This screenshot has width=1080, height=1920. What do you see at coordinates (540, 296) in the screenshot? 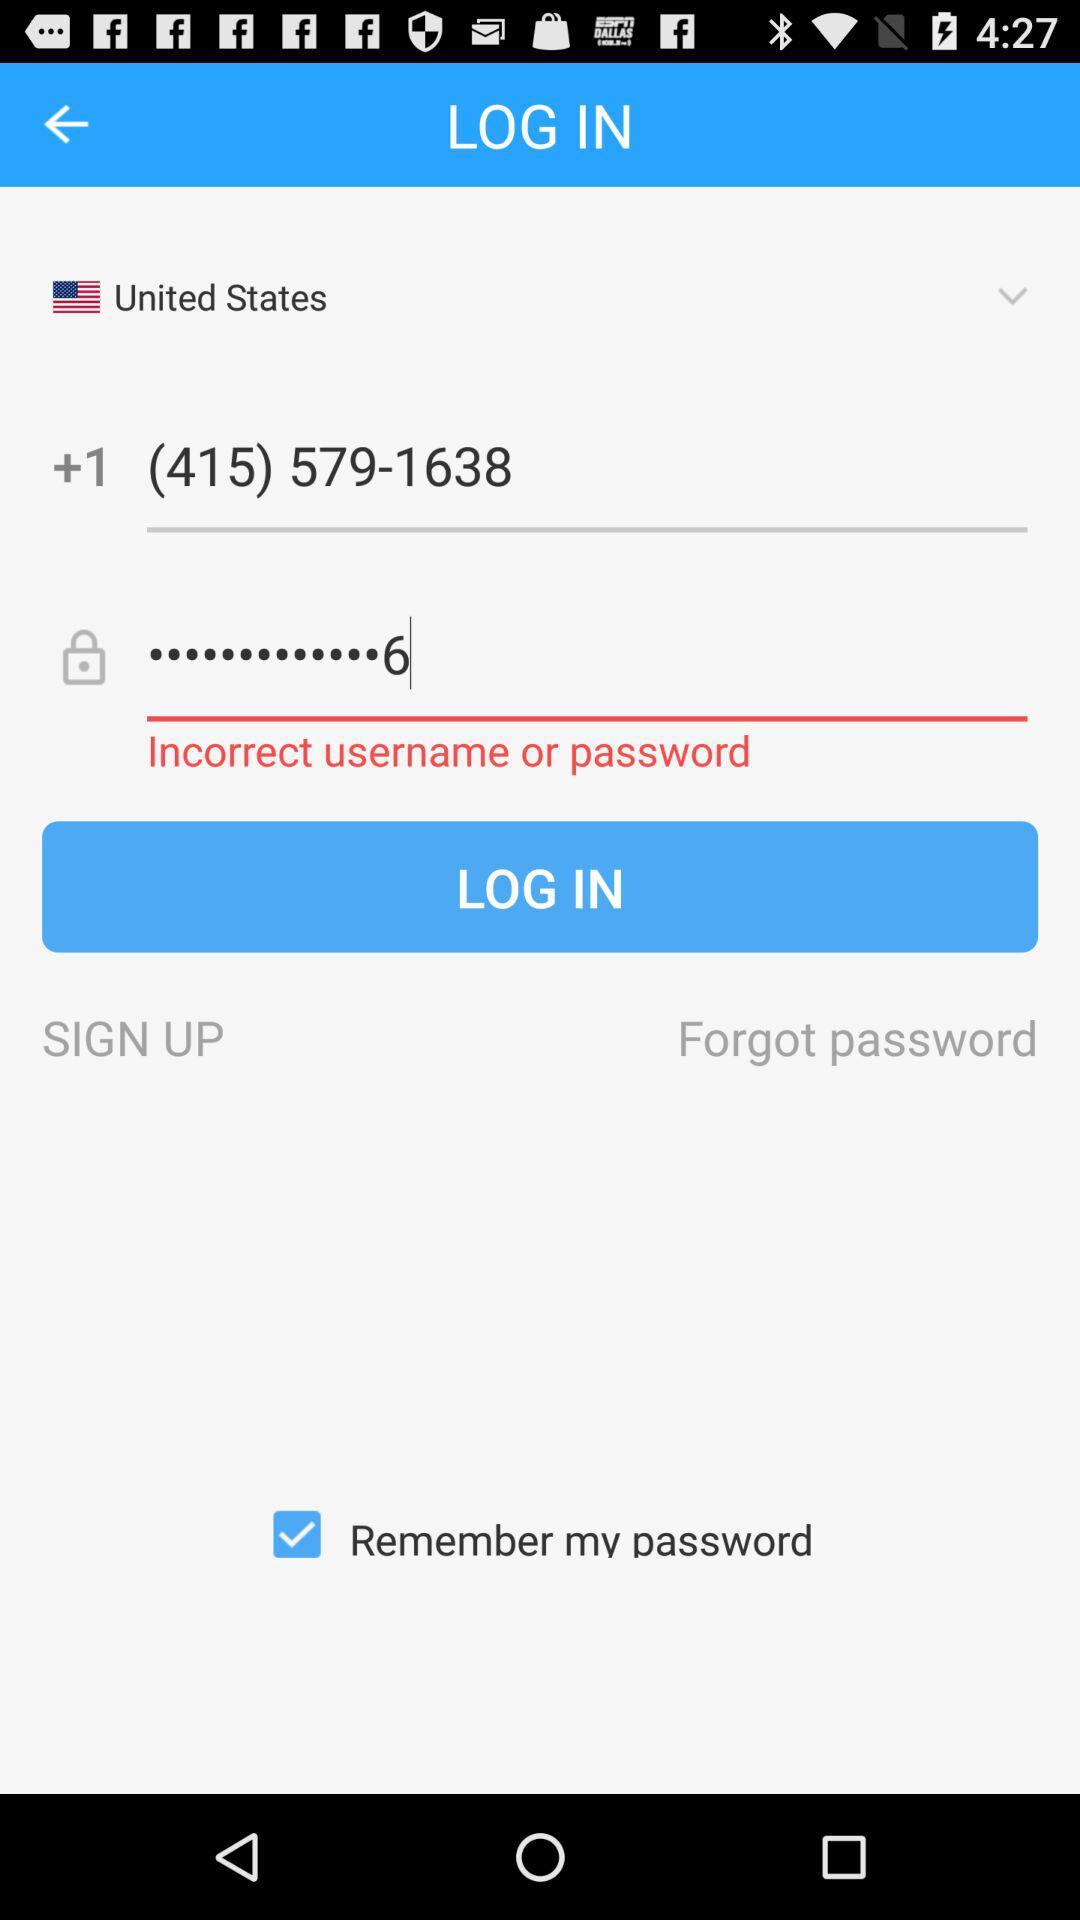
I see `the first drop down of the page` at bounding box center [540, 296].